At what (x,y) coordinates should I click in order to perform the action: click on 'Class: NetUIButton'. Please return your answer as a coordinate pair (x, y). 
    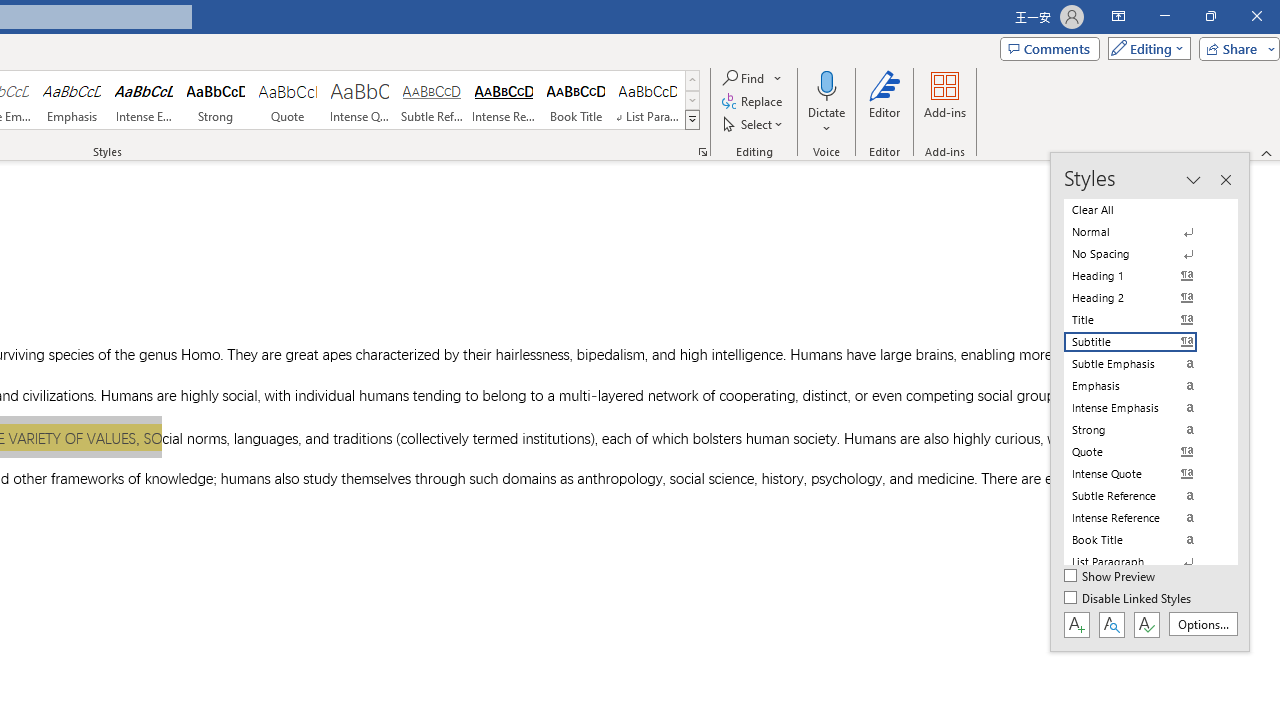
    Looking at the image, I should click on (1146, 623).